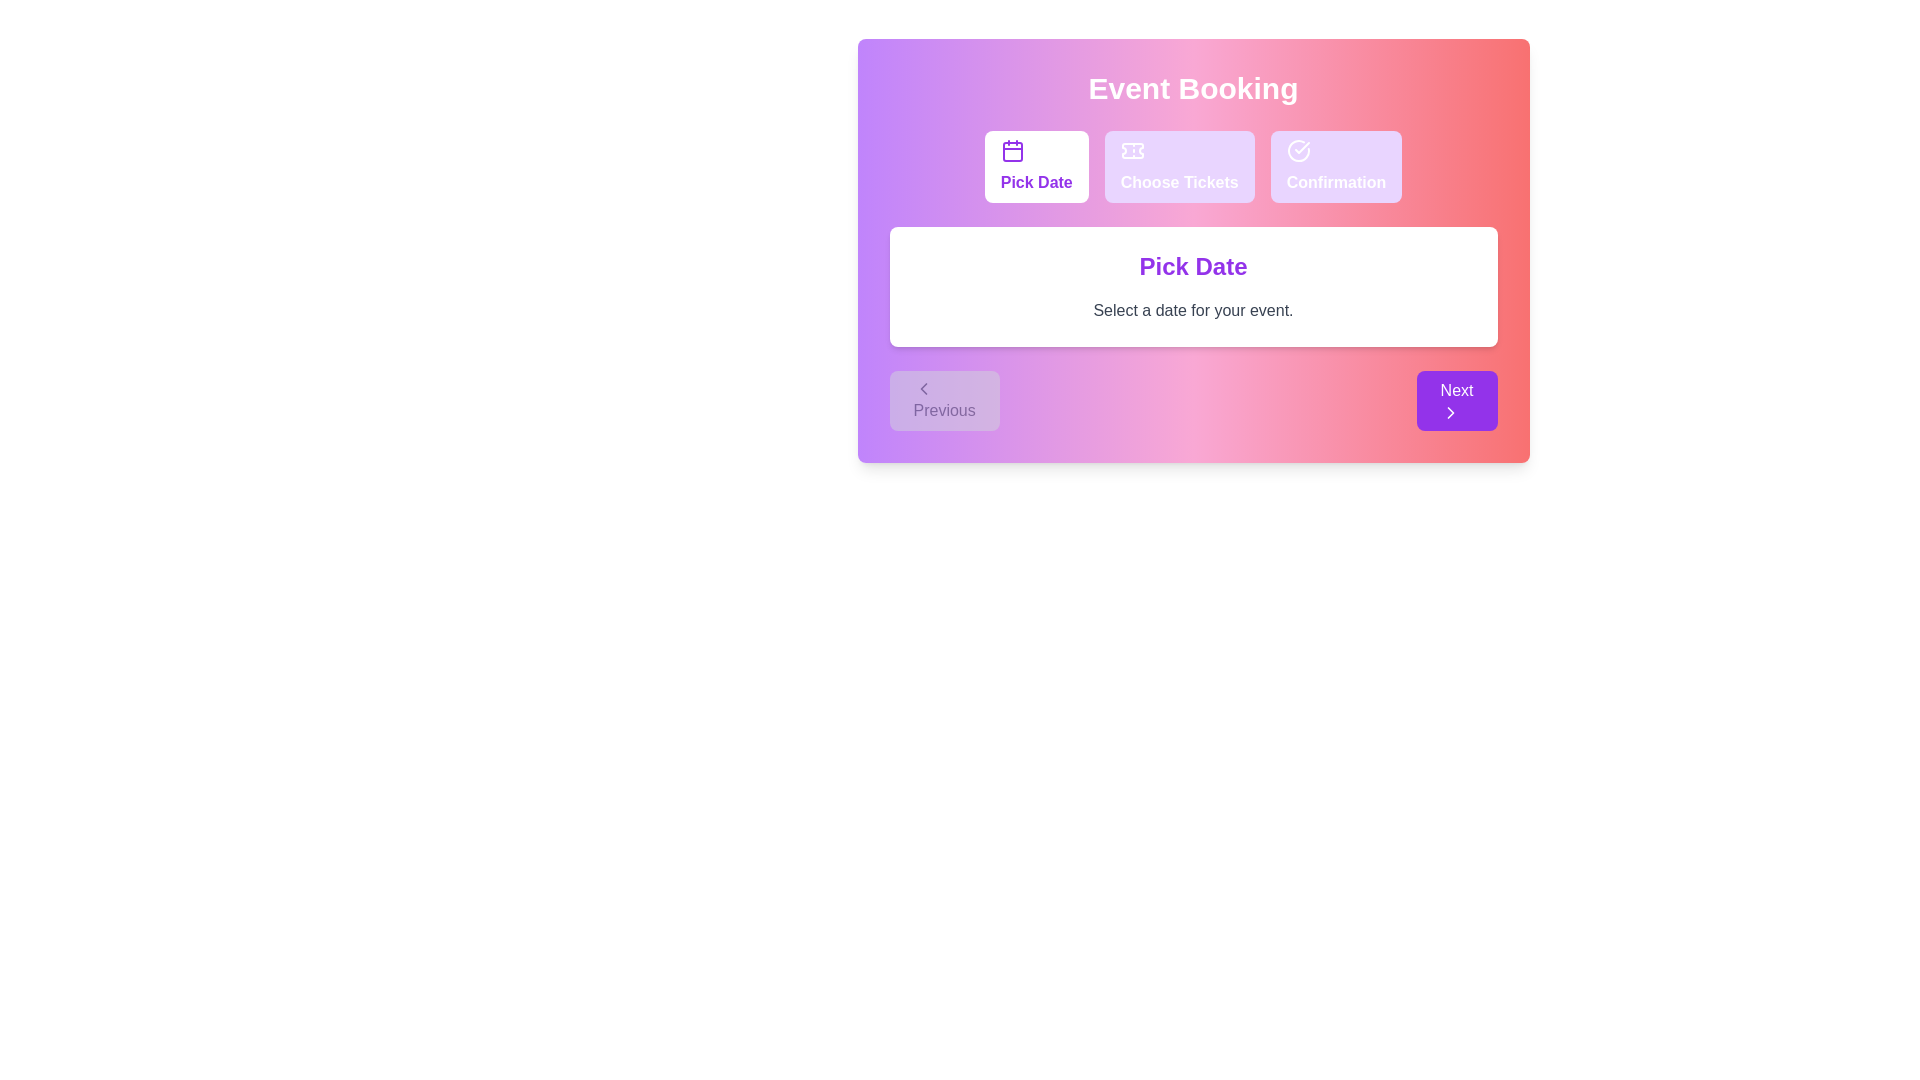 This screenshot has width=1920, height=1080. Describe the element at coordinates (1132, 149) in the screenshot. I see `the ticket selection icon located within the 'Choose Tickets' button, the second button from the left in the navigation row at the top center of the 'Event Booking' interface` at that location.